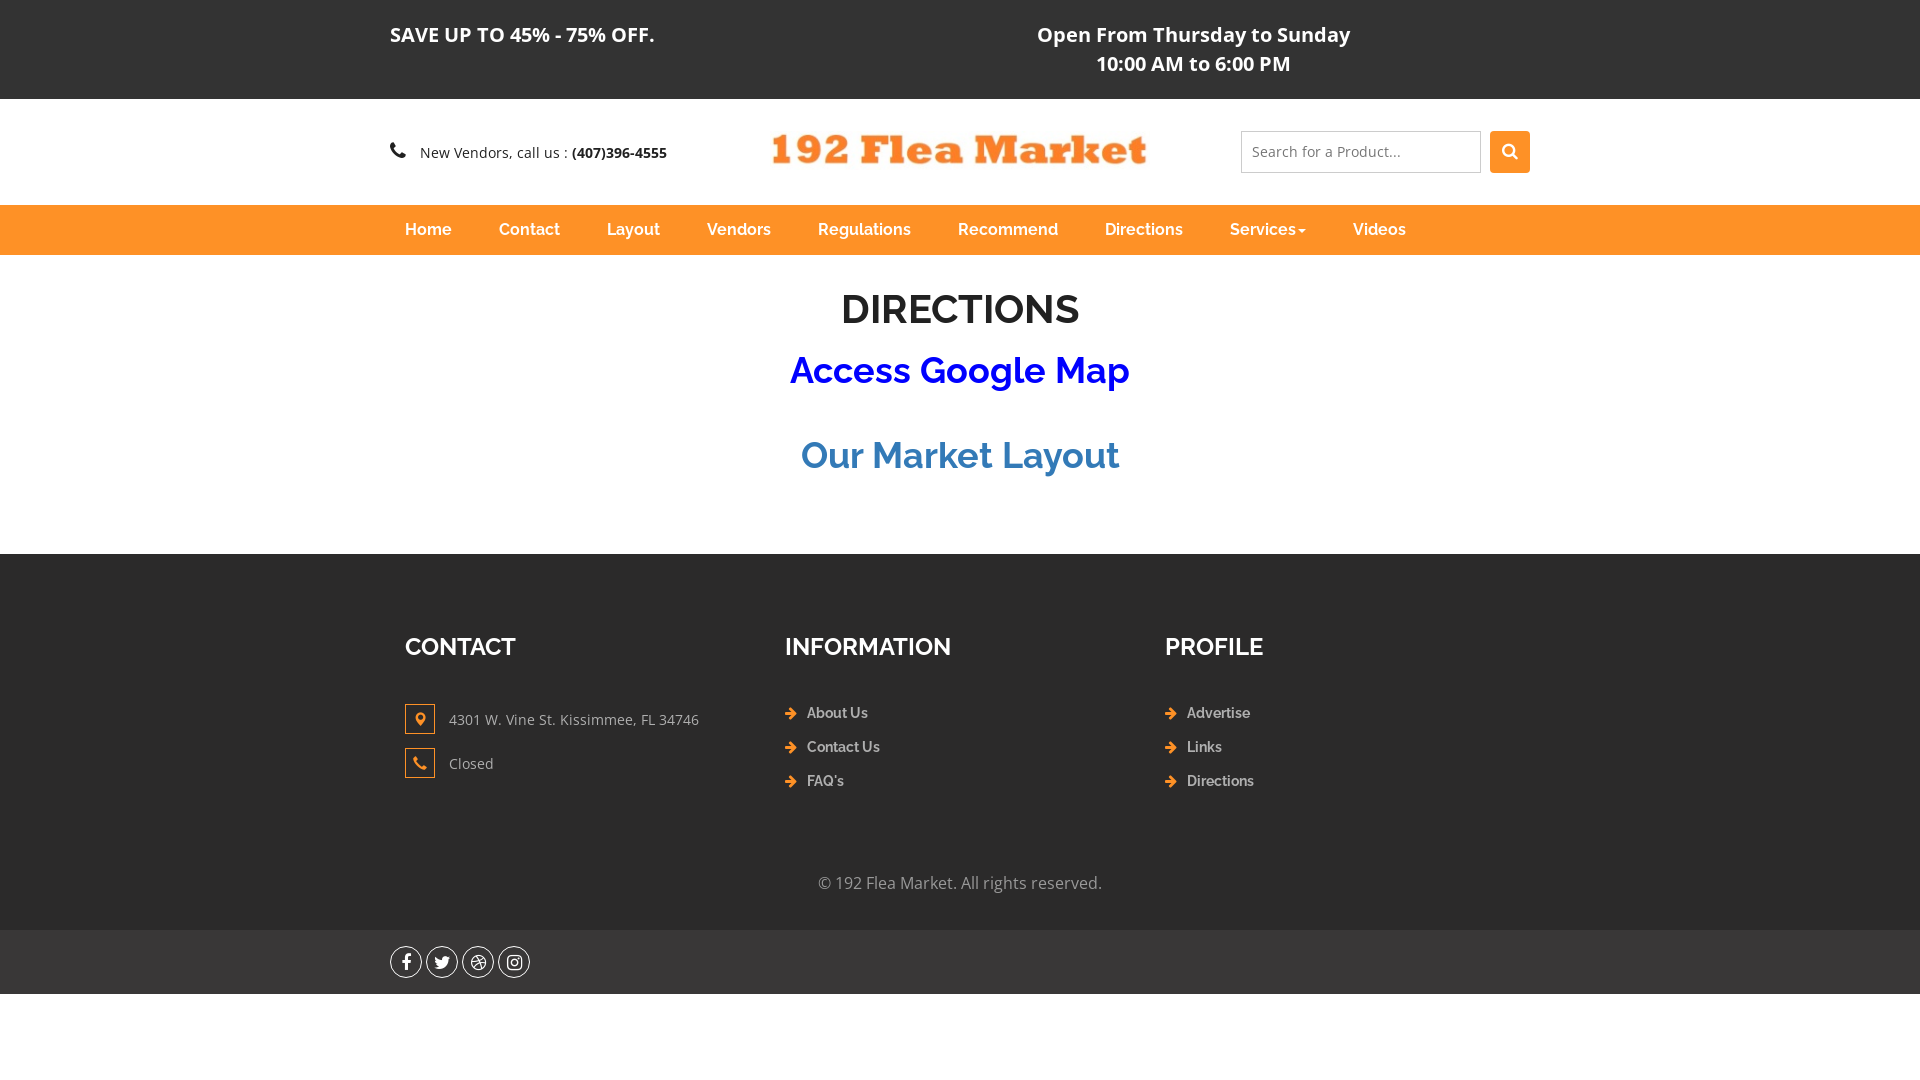  I want to click on 'Videos', so click(1378, 229).